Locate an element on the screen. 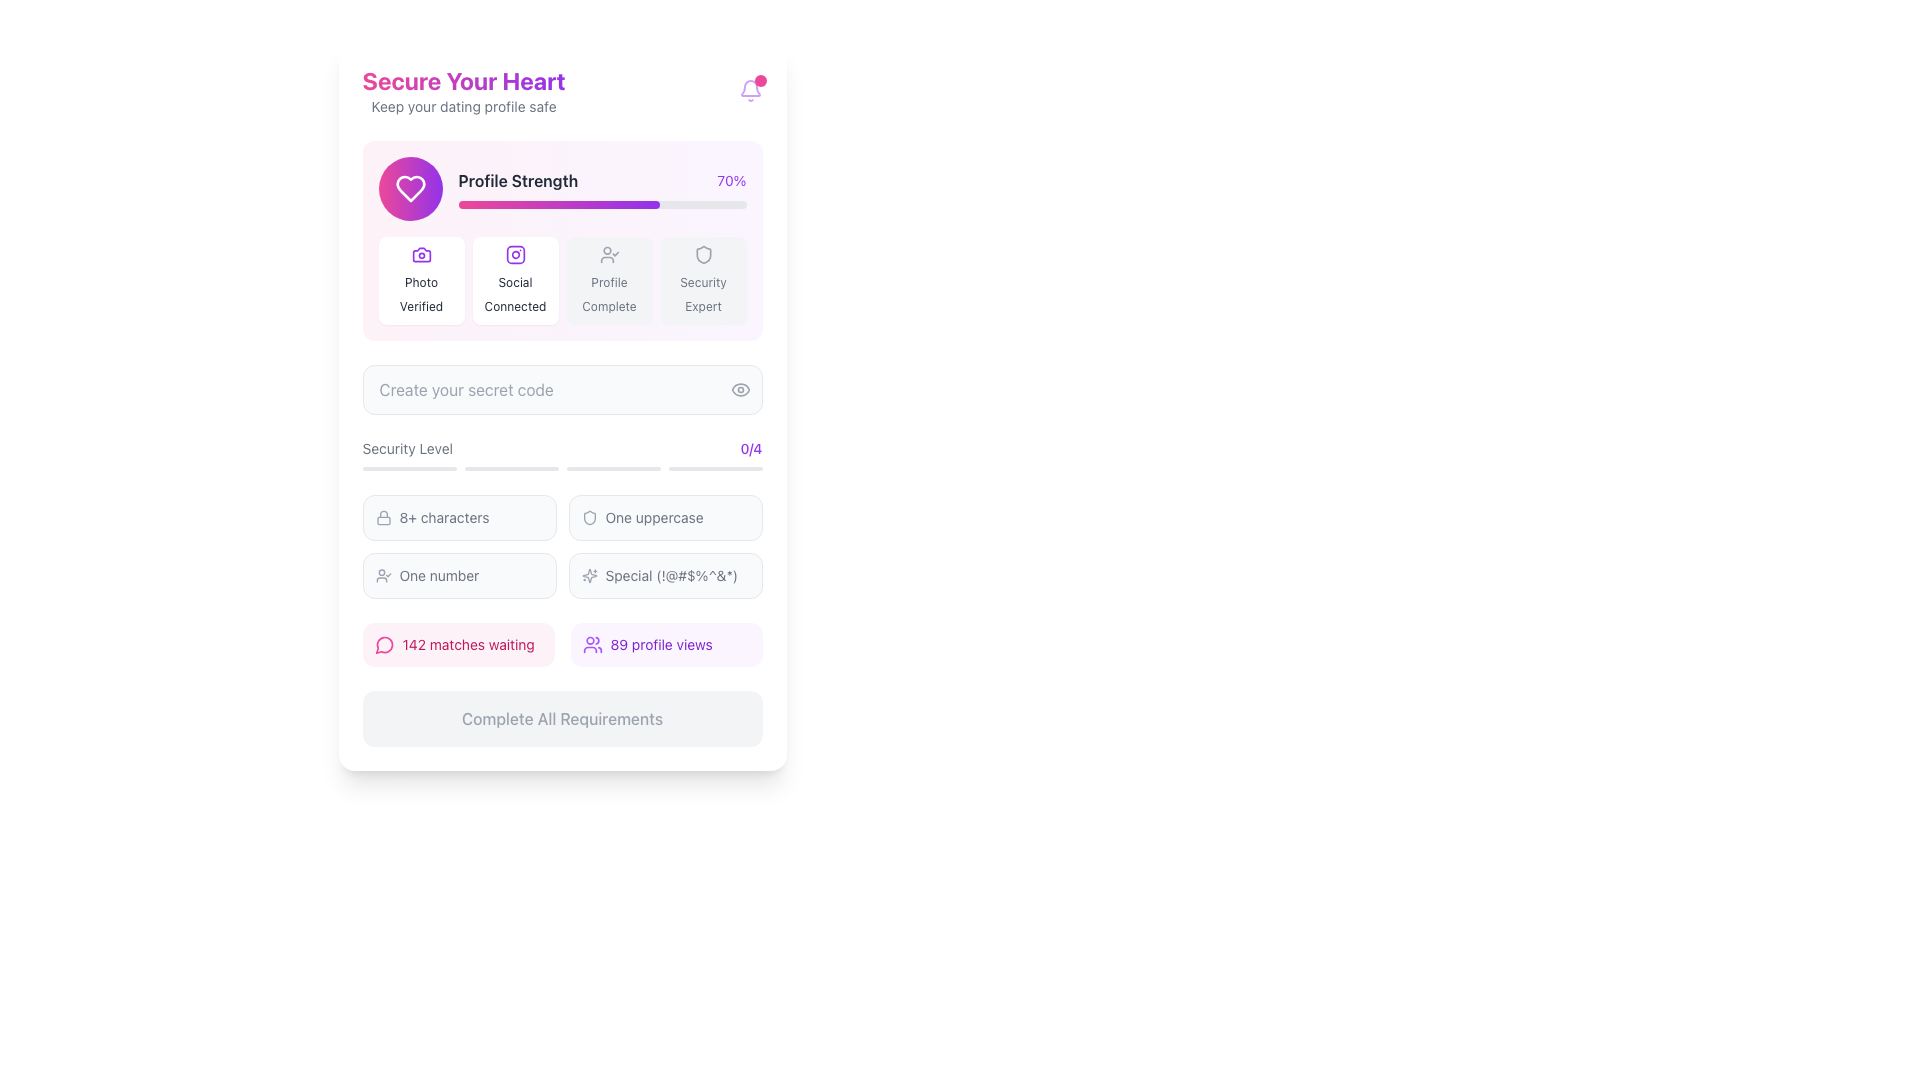 The height and width of the screenshot is (1080, 1920). the 'Social Connected' icon located in the second slot under the 'Profile Strength' section is located at coordinates (515, 253).